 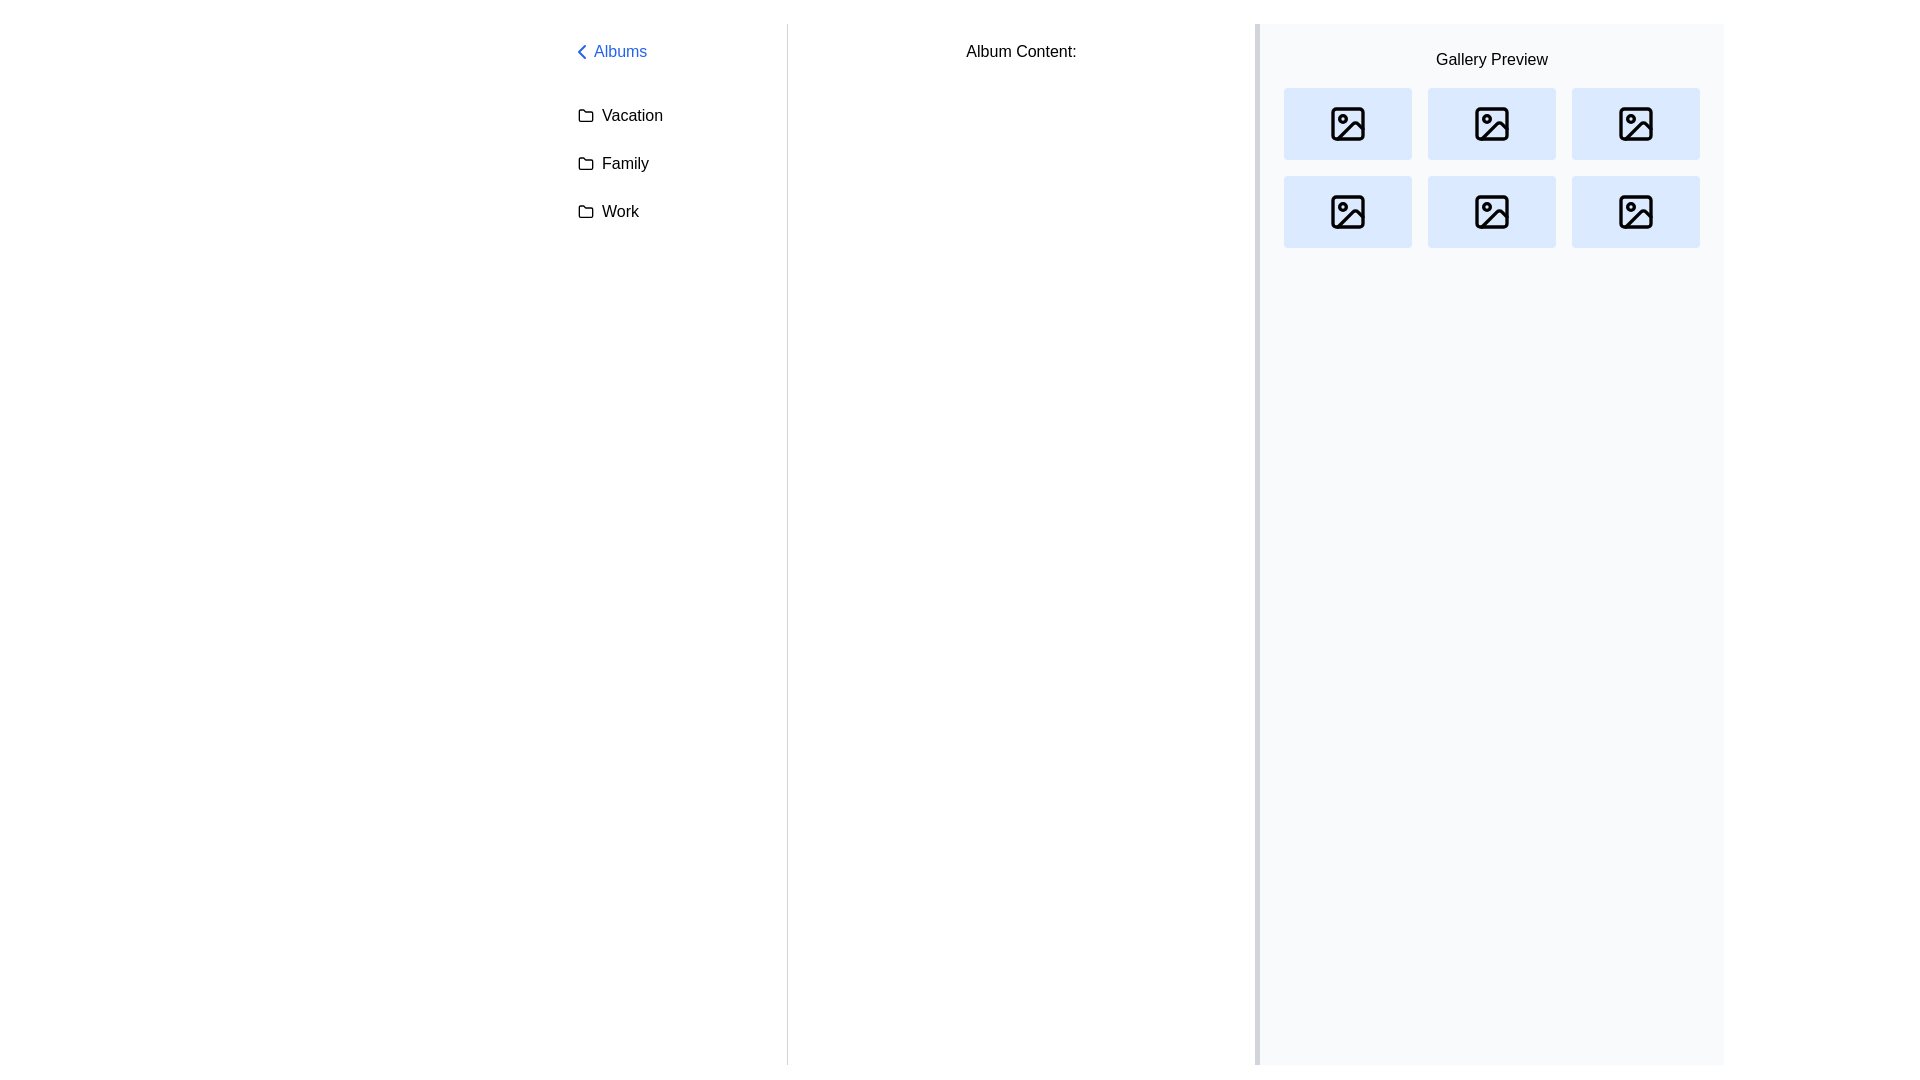 I want to click on the square icon depicting an image symbol located in the second row and third column of the grid layout under the 'Gallery Preview' label, so click(x=1492, y=212).